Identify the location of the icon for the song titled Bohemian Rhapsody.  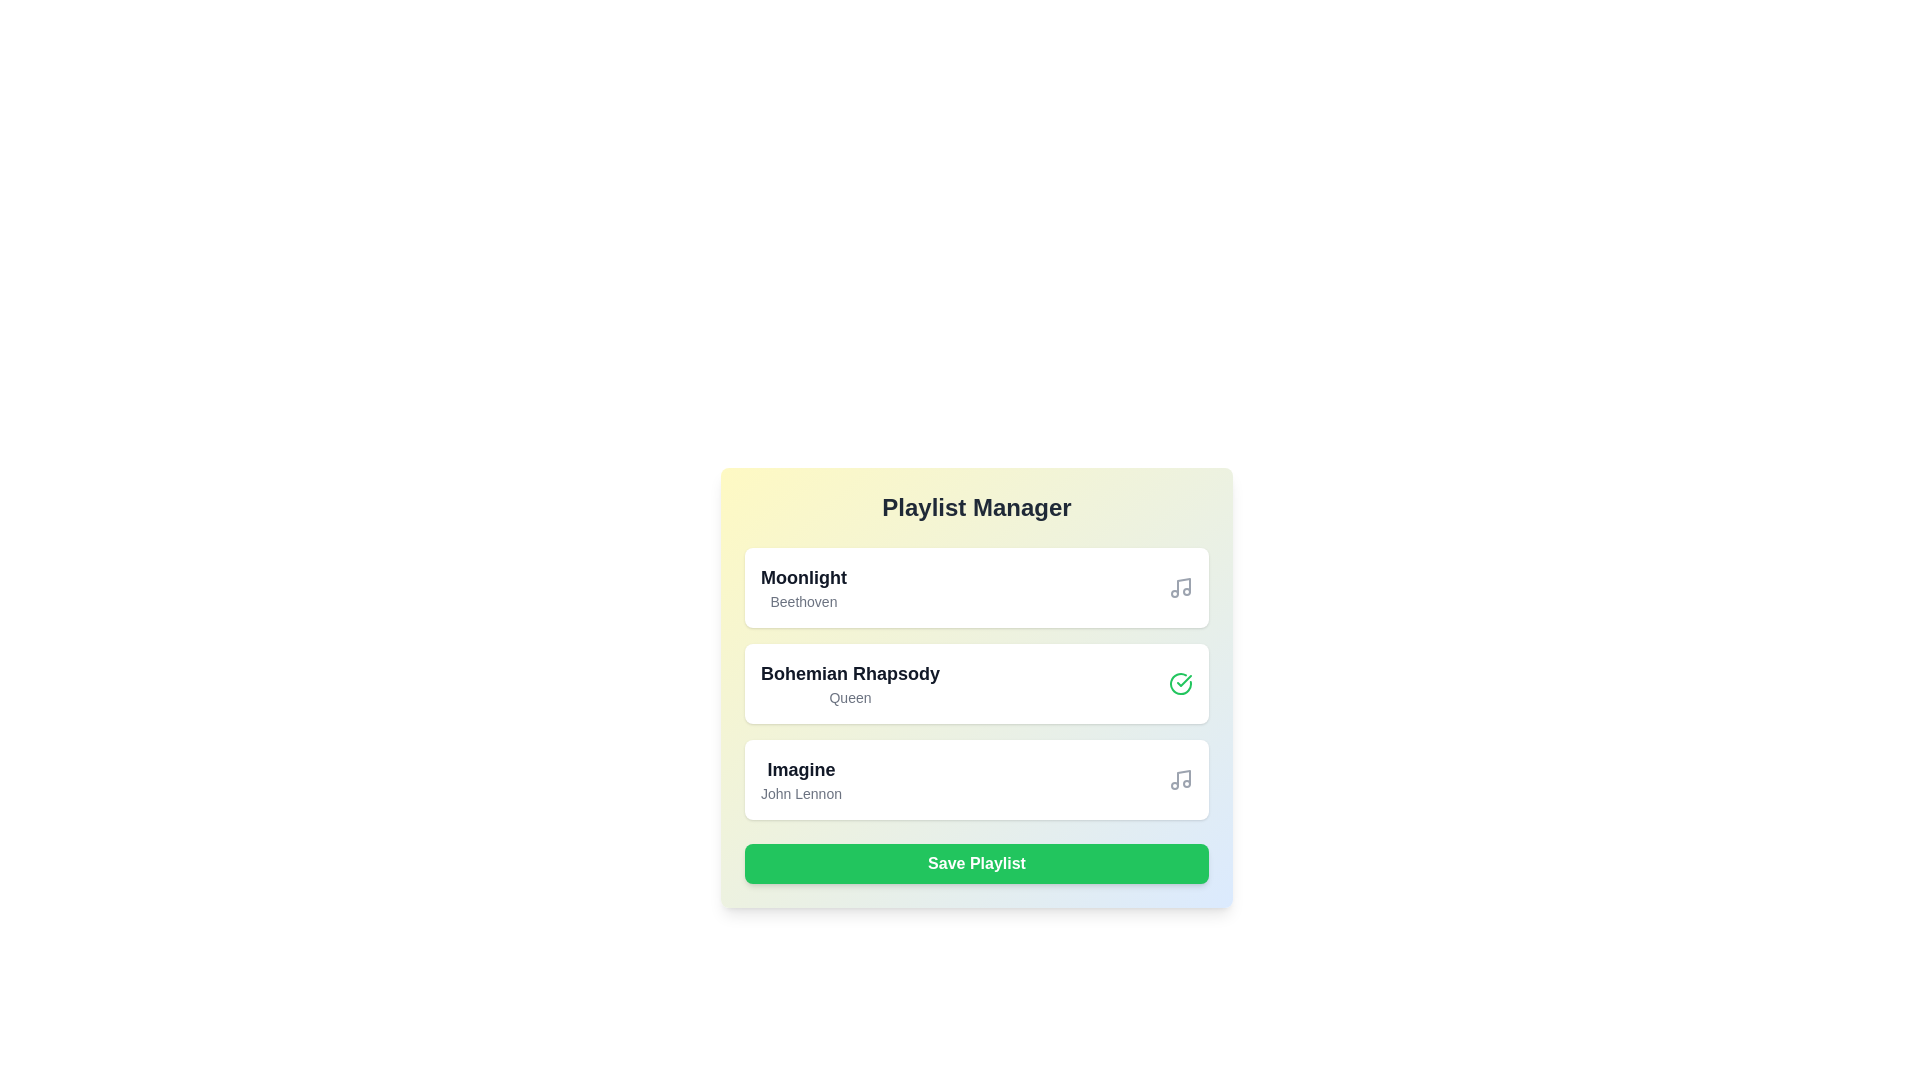
(1180, 682).